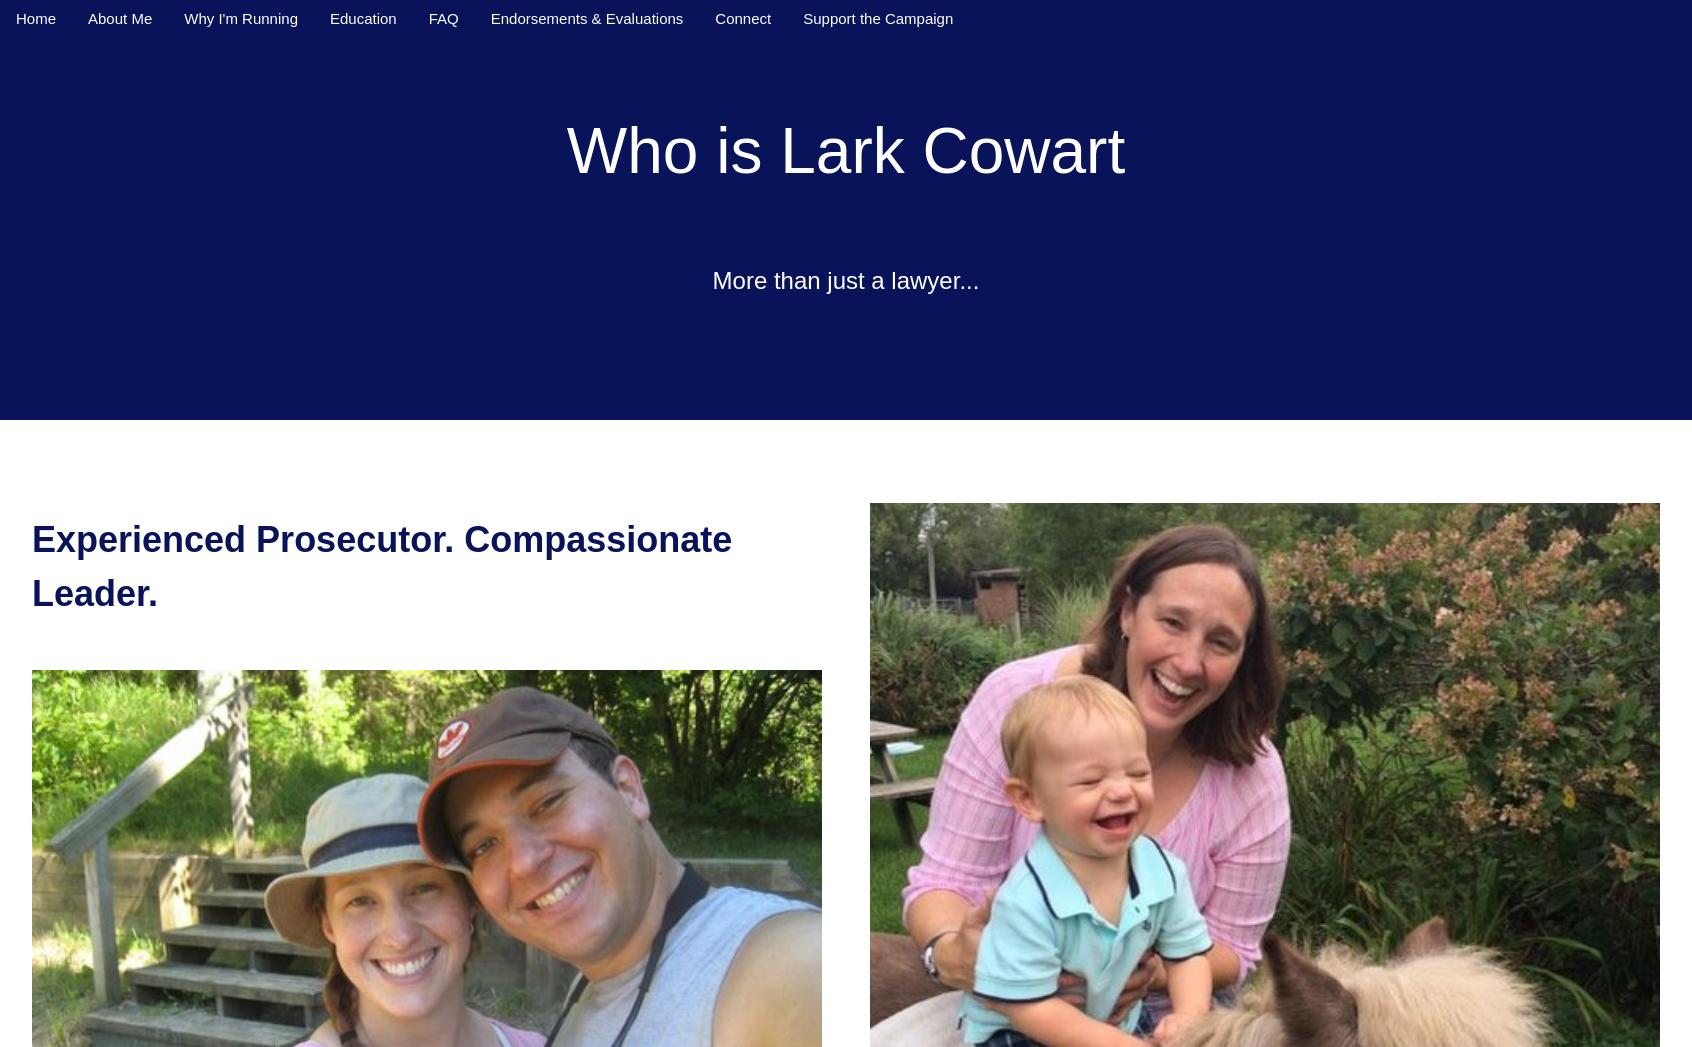 Image resolution: width=1692 pixels, height=1047 pixels. I want to click on 'Connect', so click(741, 17).